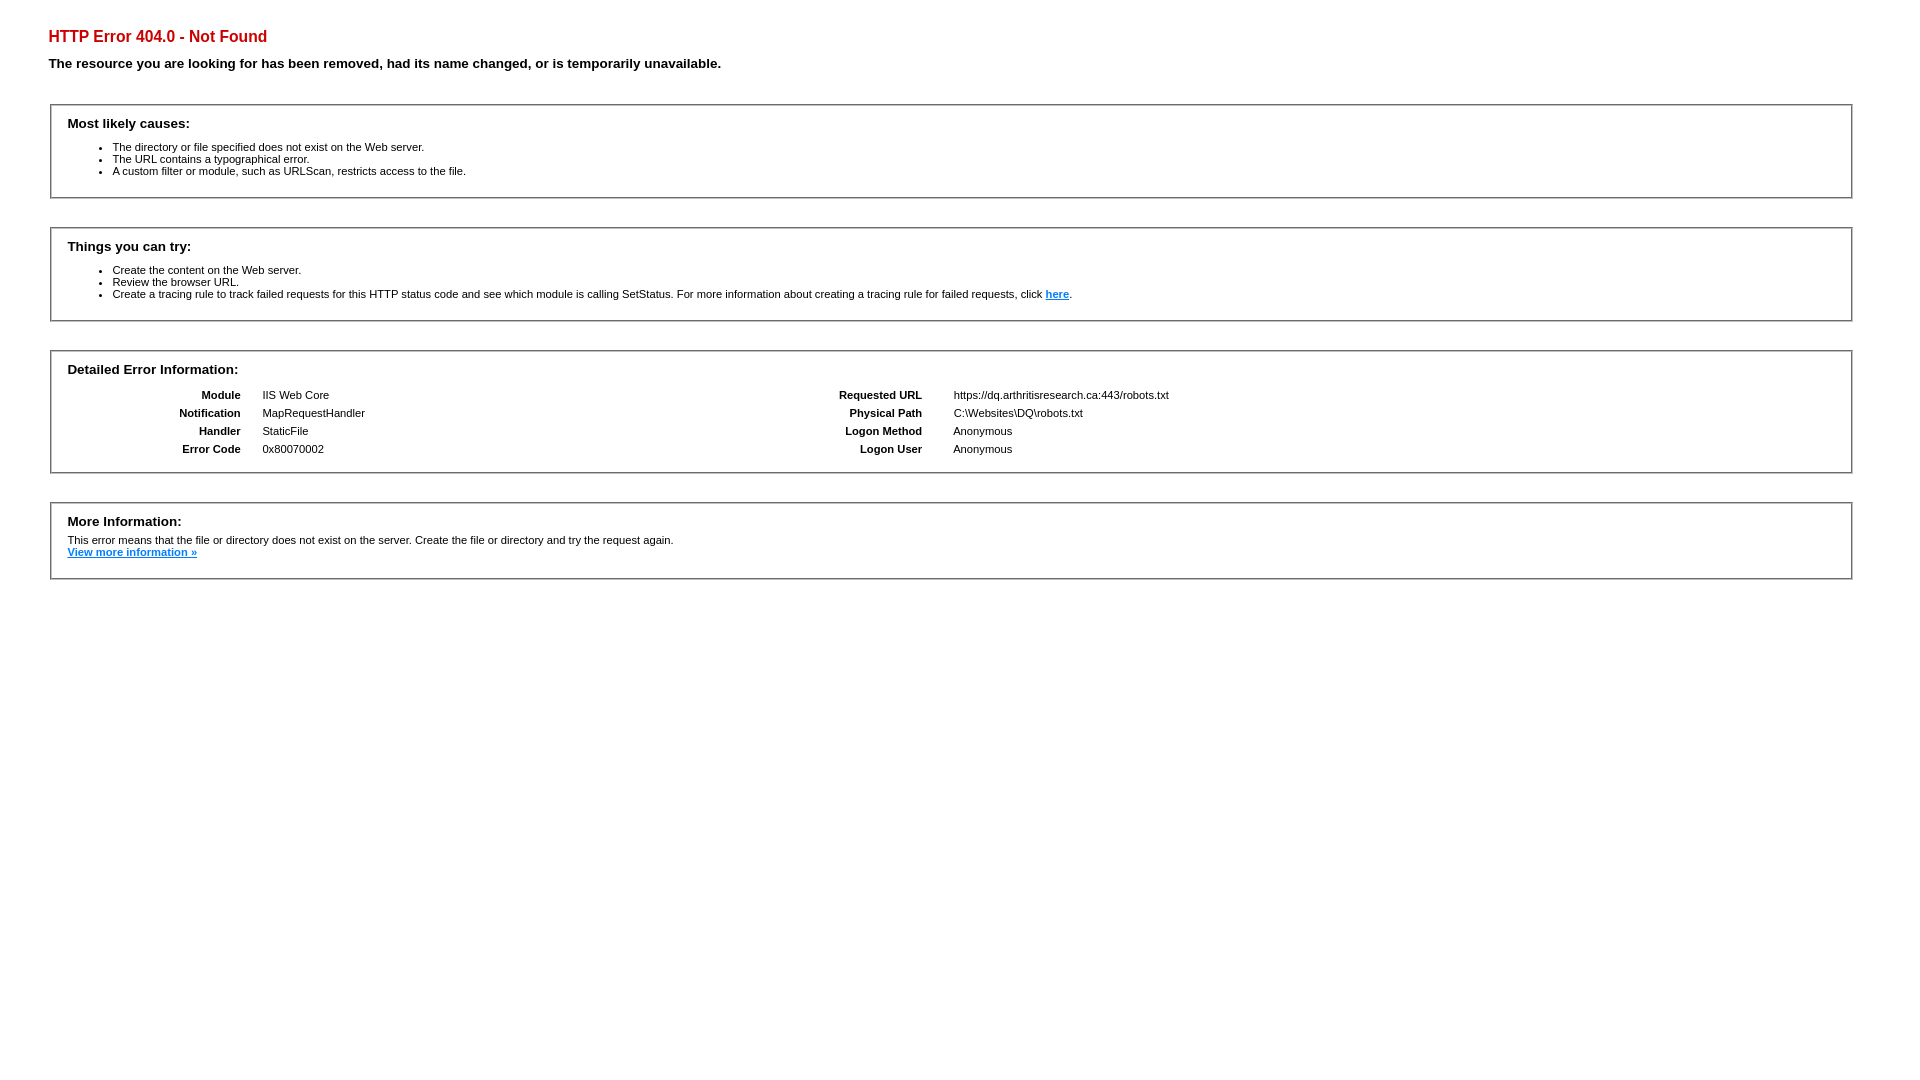  What do you see at coordinates (1056, 293) in the screenshot?
I see `'here'` at bounding box center [1056, 293].